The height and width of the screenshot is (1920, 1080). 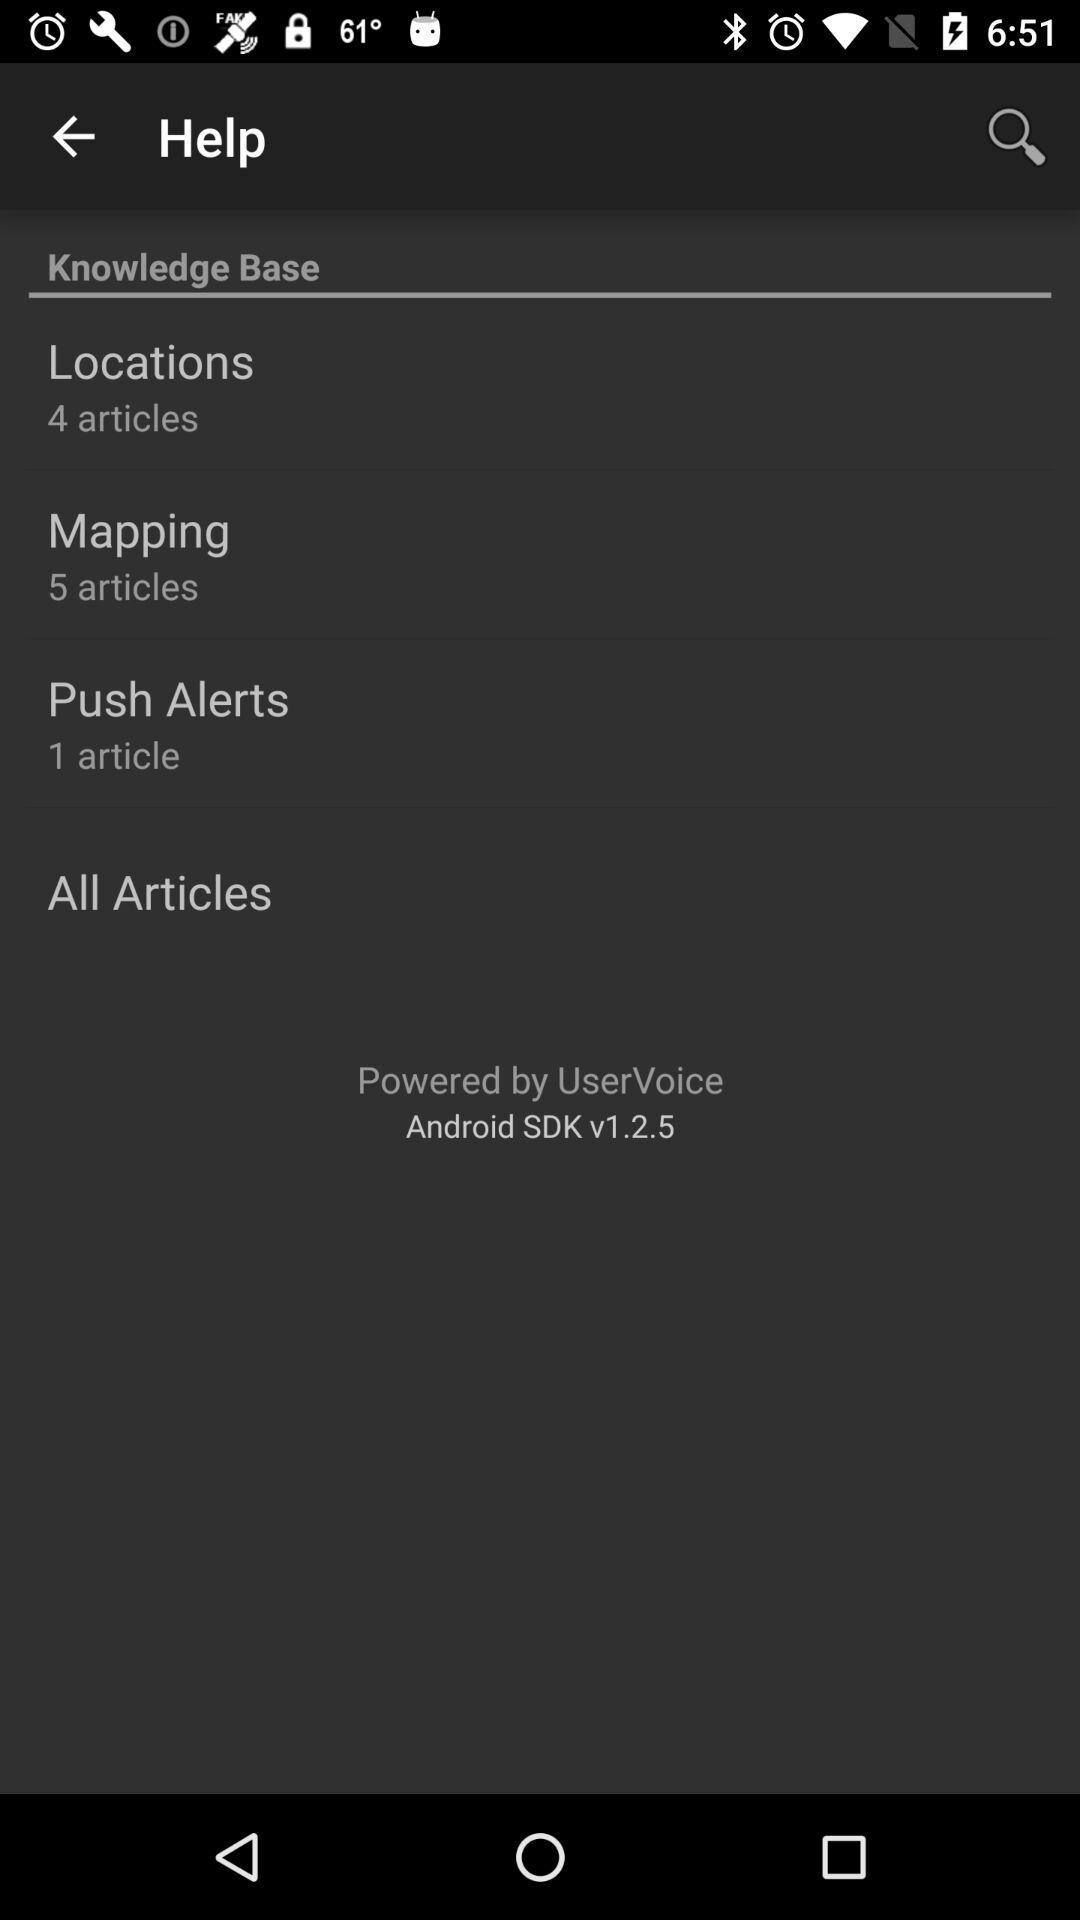 What do you see at coordinates (167, 697) in the screenshot?
I see `item above 1 article icon` at bounding box center [167, 697].